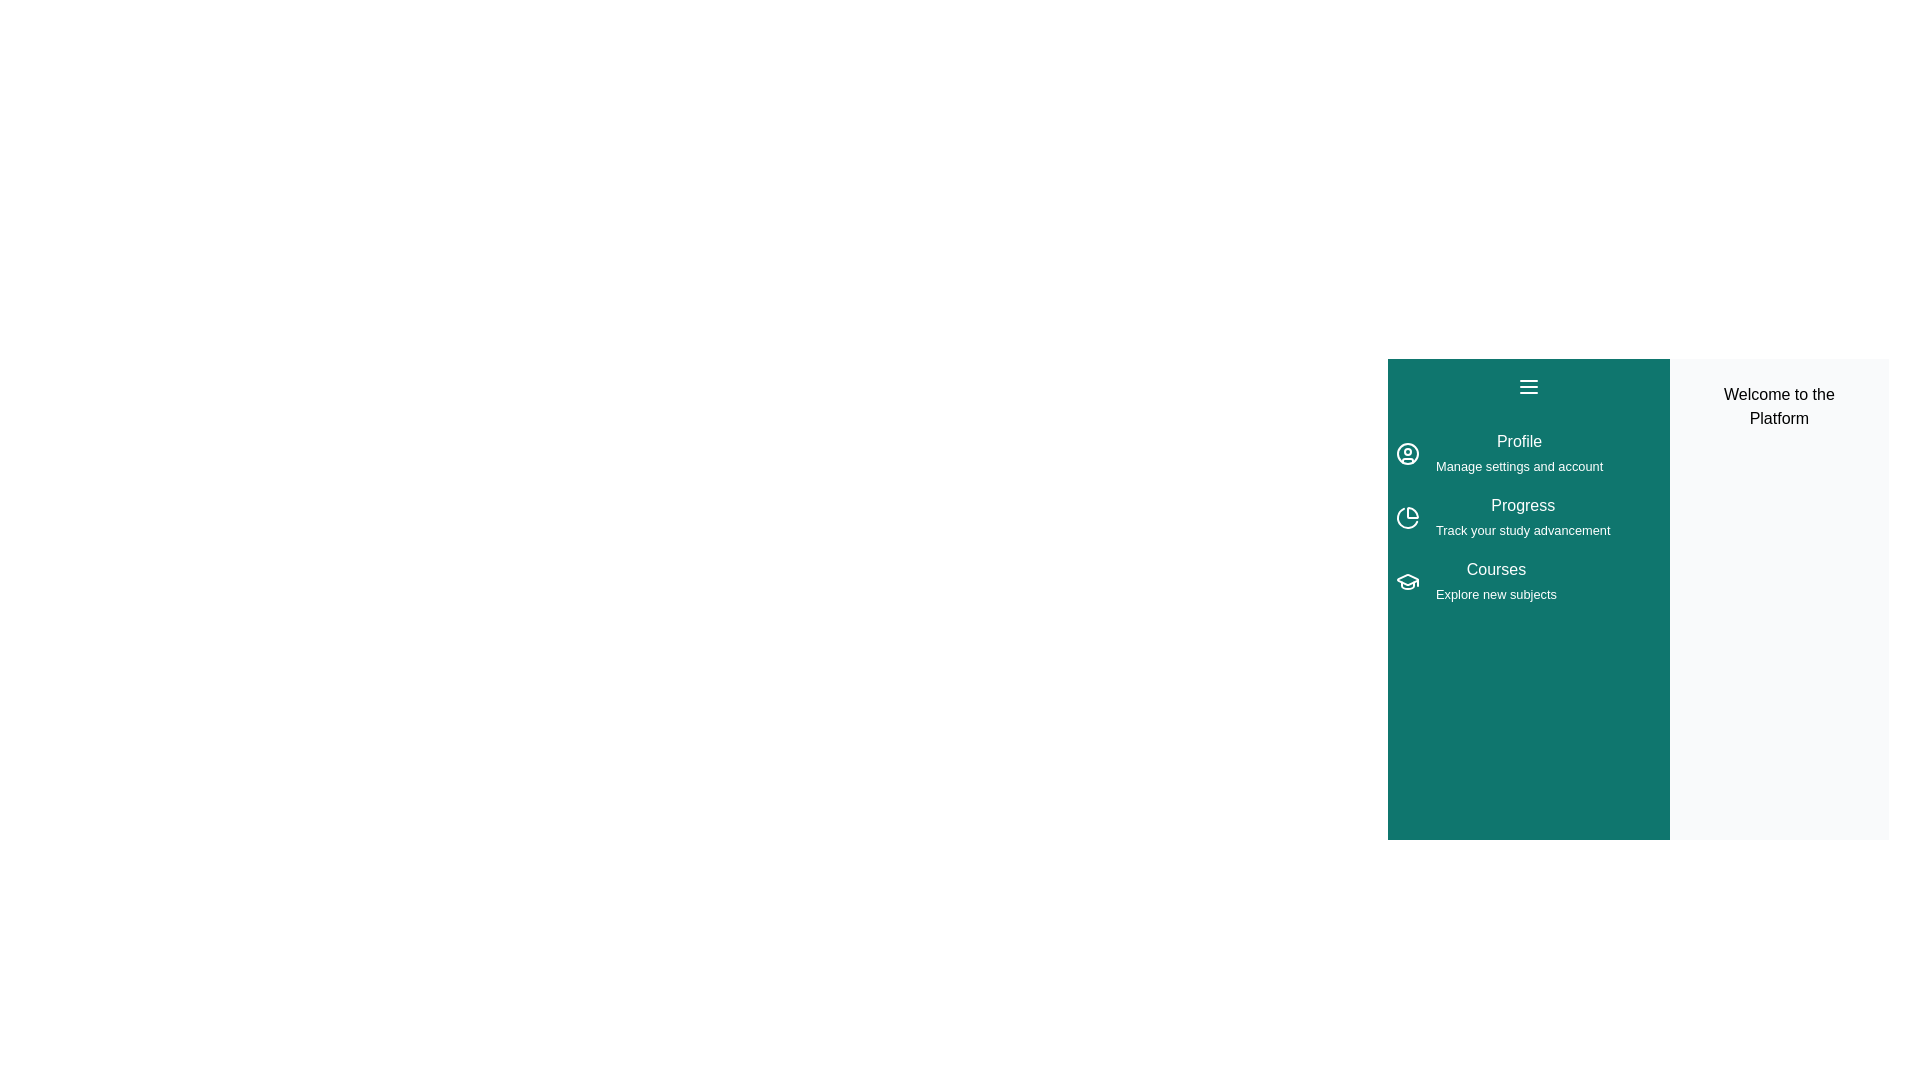 The image size is (1920, 1080). Describe the element at coordinates (1527, 454) in the screenshot. I see `the menu item Profile in the drawer` at that location.